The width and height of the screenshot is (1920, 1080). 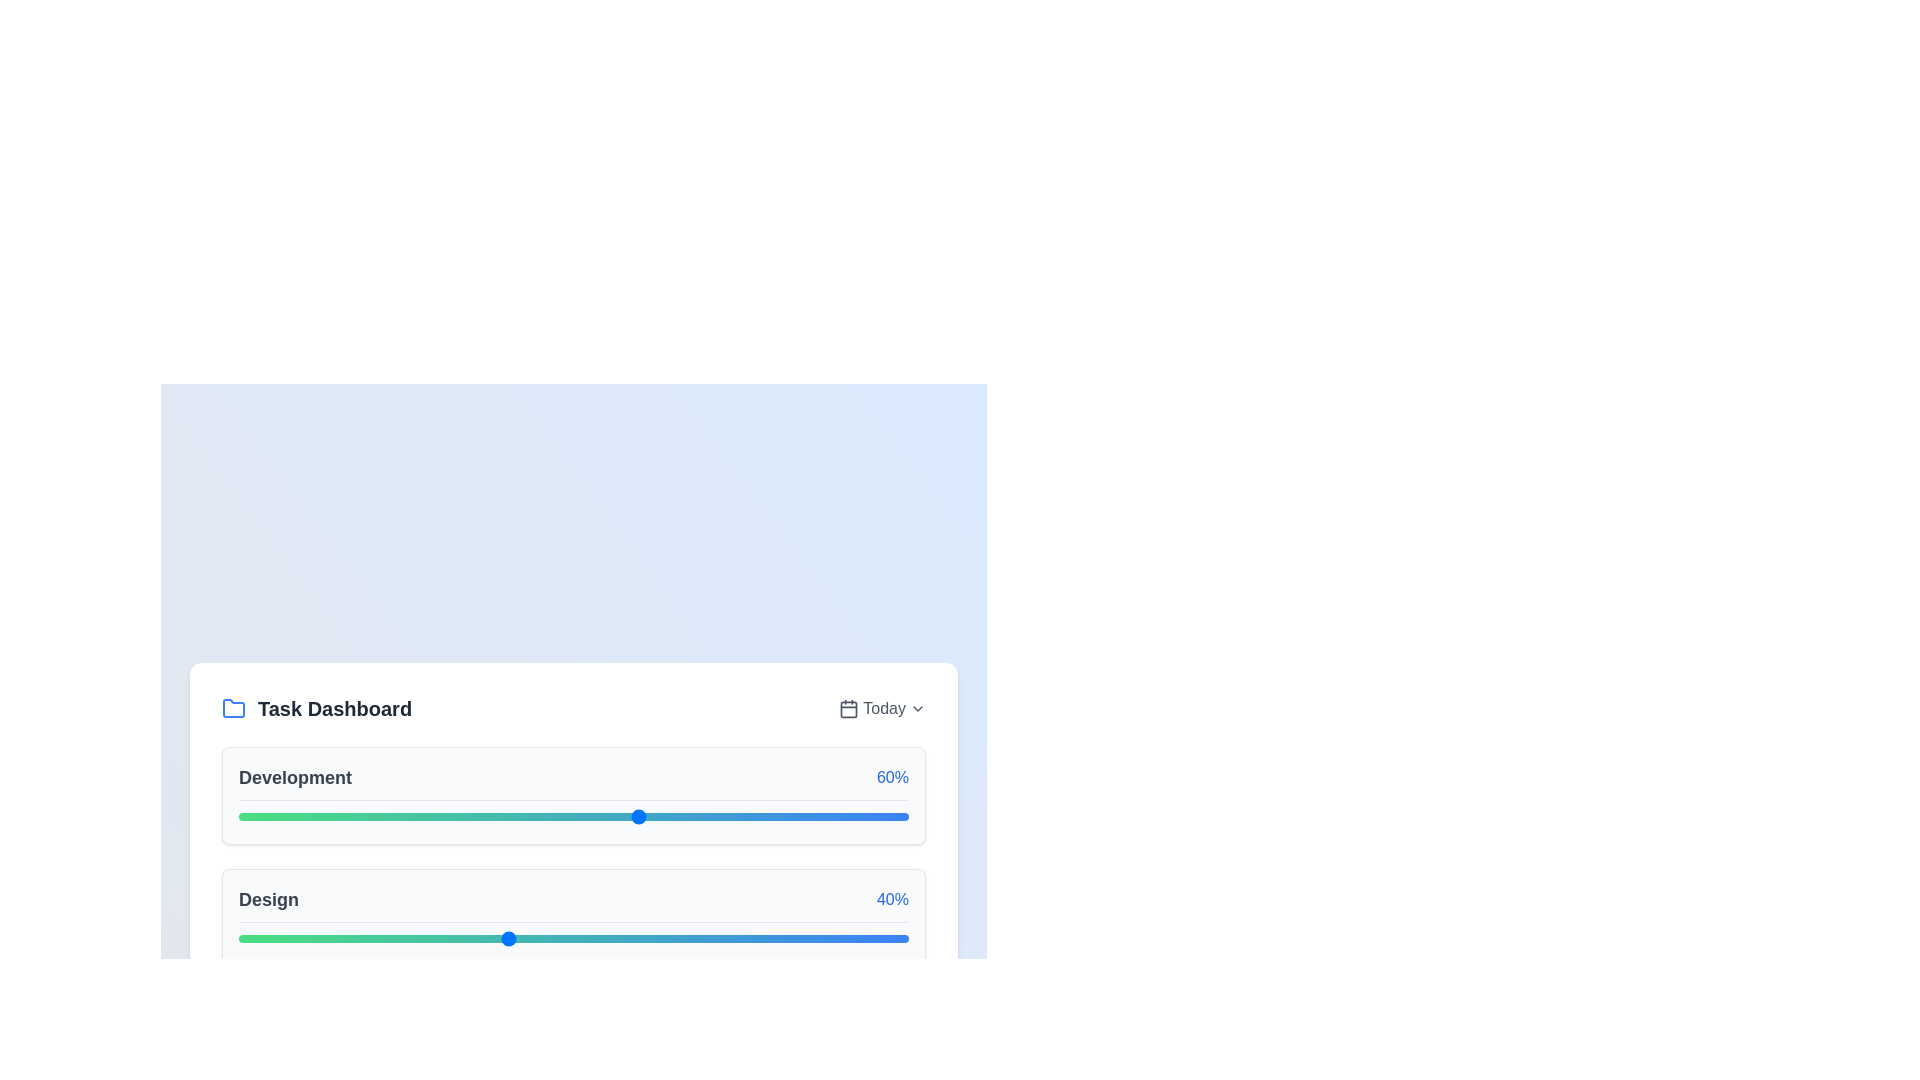 What do you see at coordinates (507, 817) in the screenshot?
I see `the slider` at bounding box center [507, 817].